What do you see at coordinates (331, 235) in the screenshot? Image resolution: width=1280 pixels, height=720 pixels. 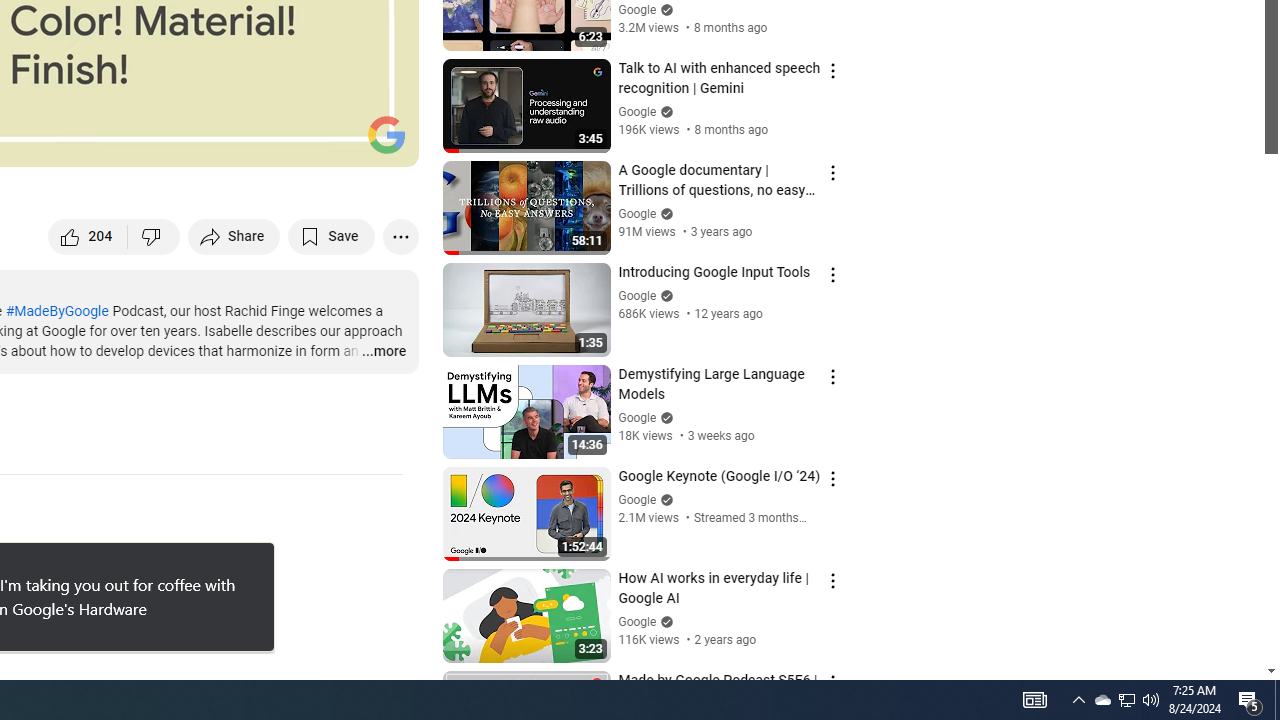 I see `'Save to playlist'` at bounding box center [331, 235].